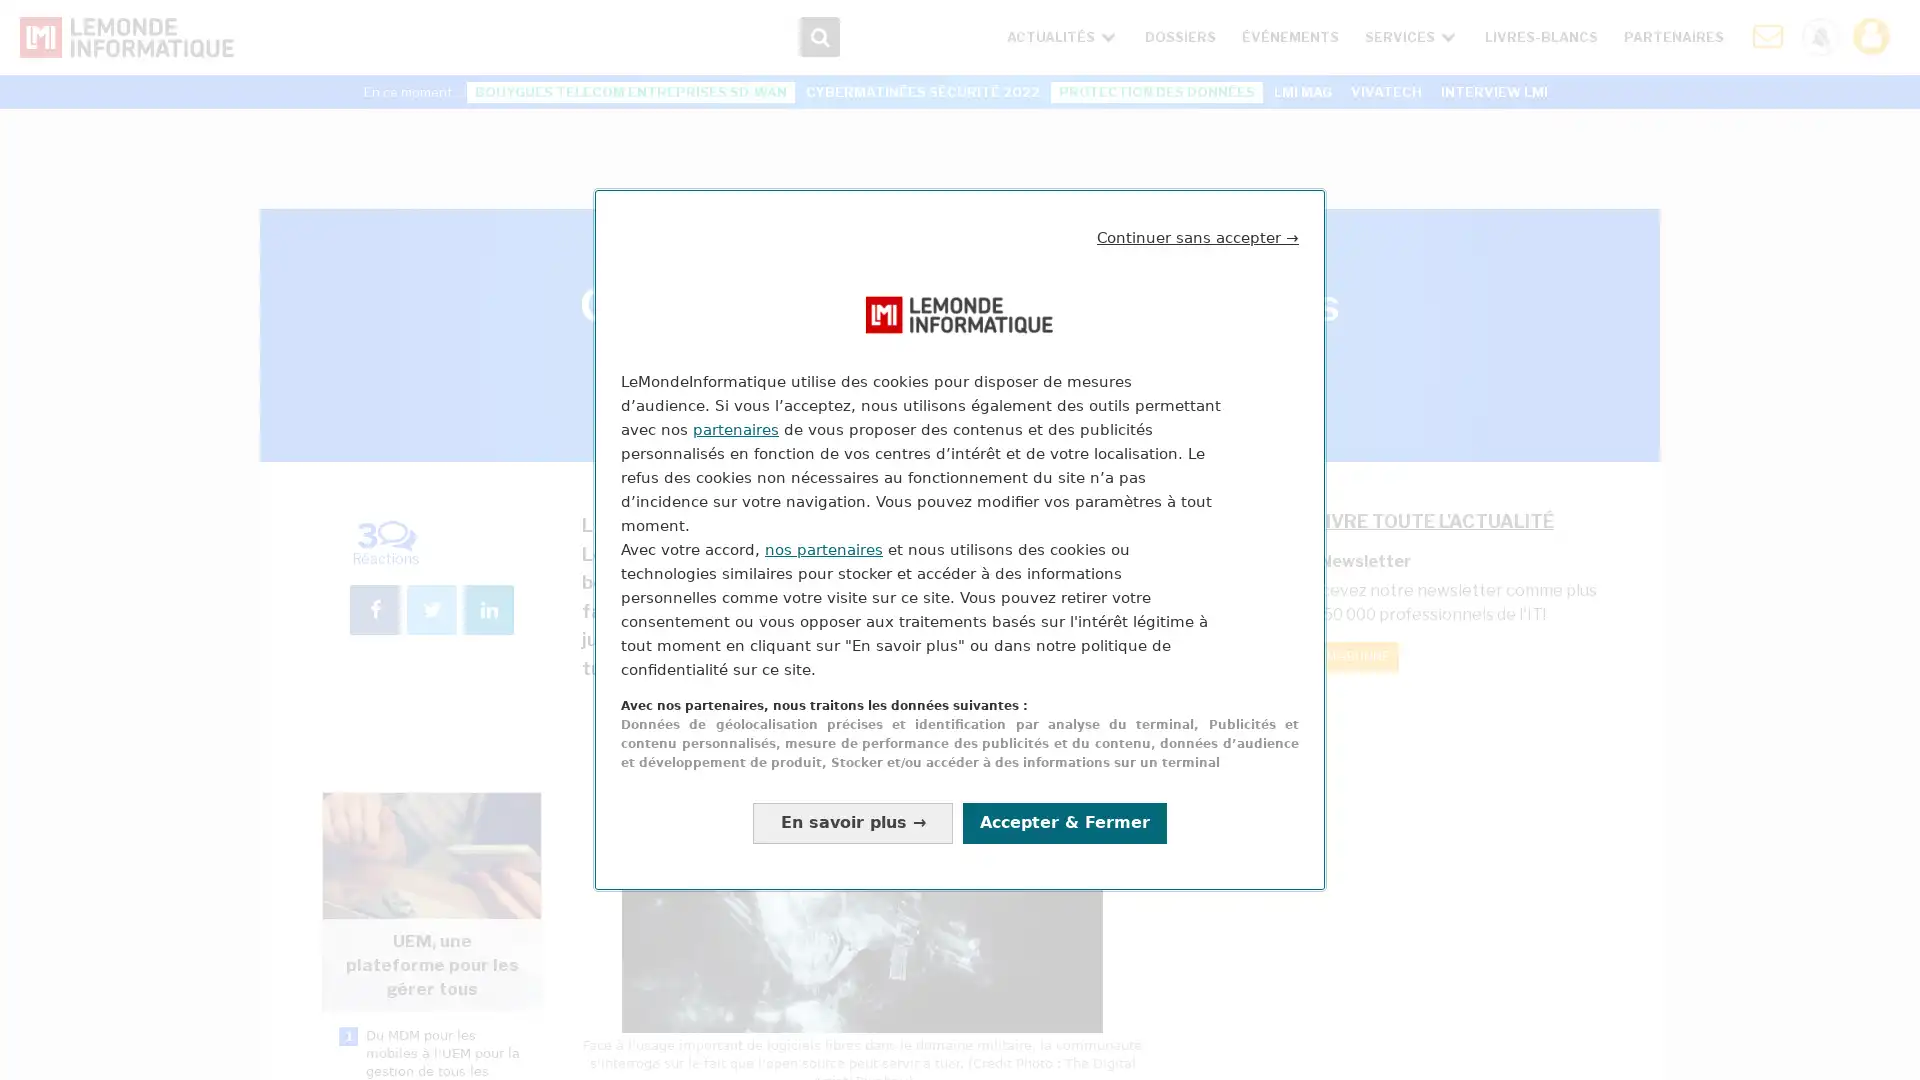 The image size is (1920, 1080). Describe the element at coordinates (1064, 822) in the screenshot. I see `Accepter notre traitement des donnees et fermer` at that location.